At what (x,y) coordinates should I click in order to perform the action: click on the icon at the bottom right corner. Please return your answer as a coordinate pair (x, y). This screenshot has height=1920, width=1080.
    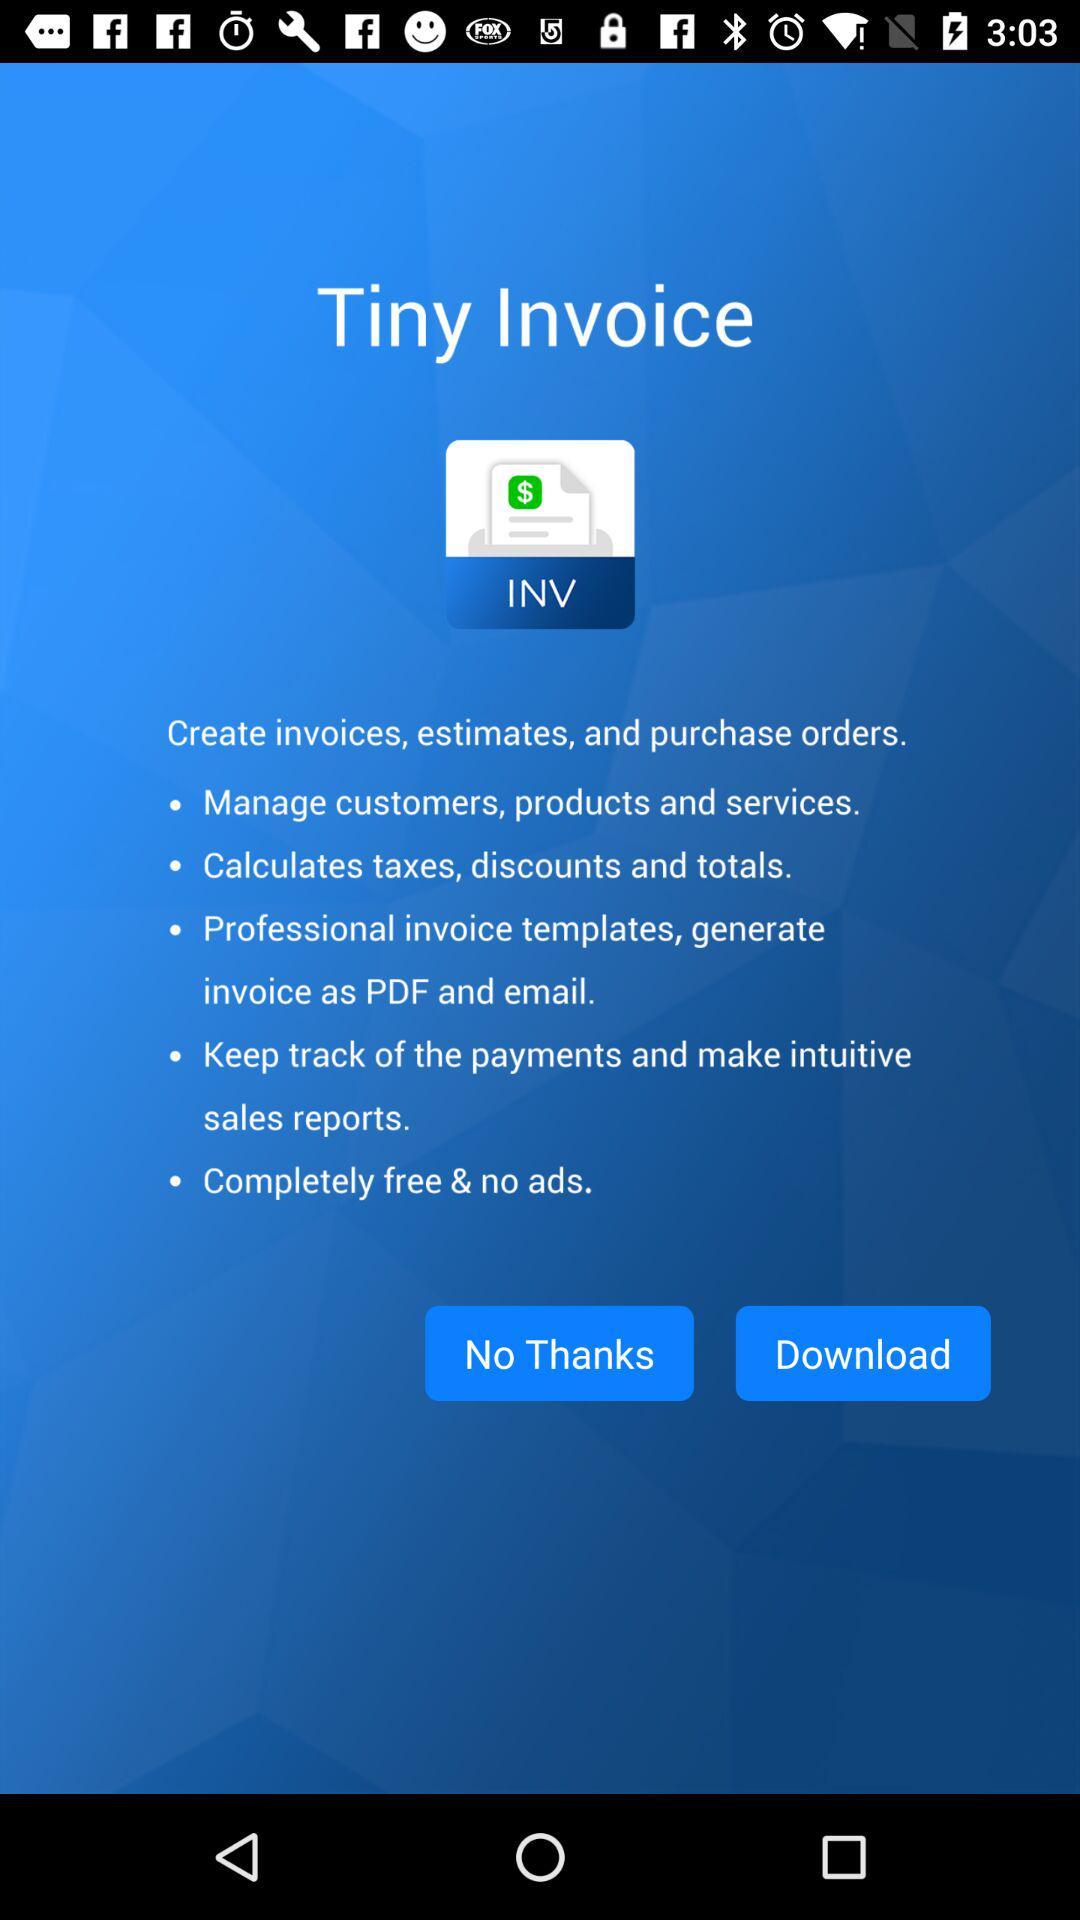
    Looking at the image, I should click on (862, 1353).